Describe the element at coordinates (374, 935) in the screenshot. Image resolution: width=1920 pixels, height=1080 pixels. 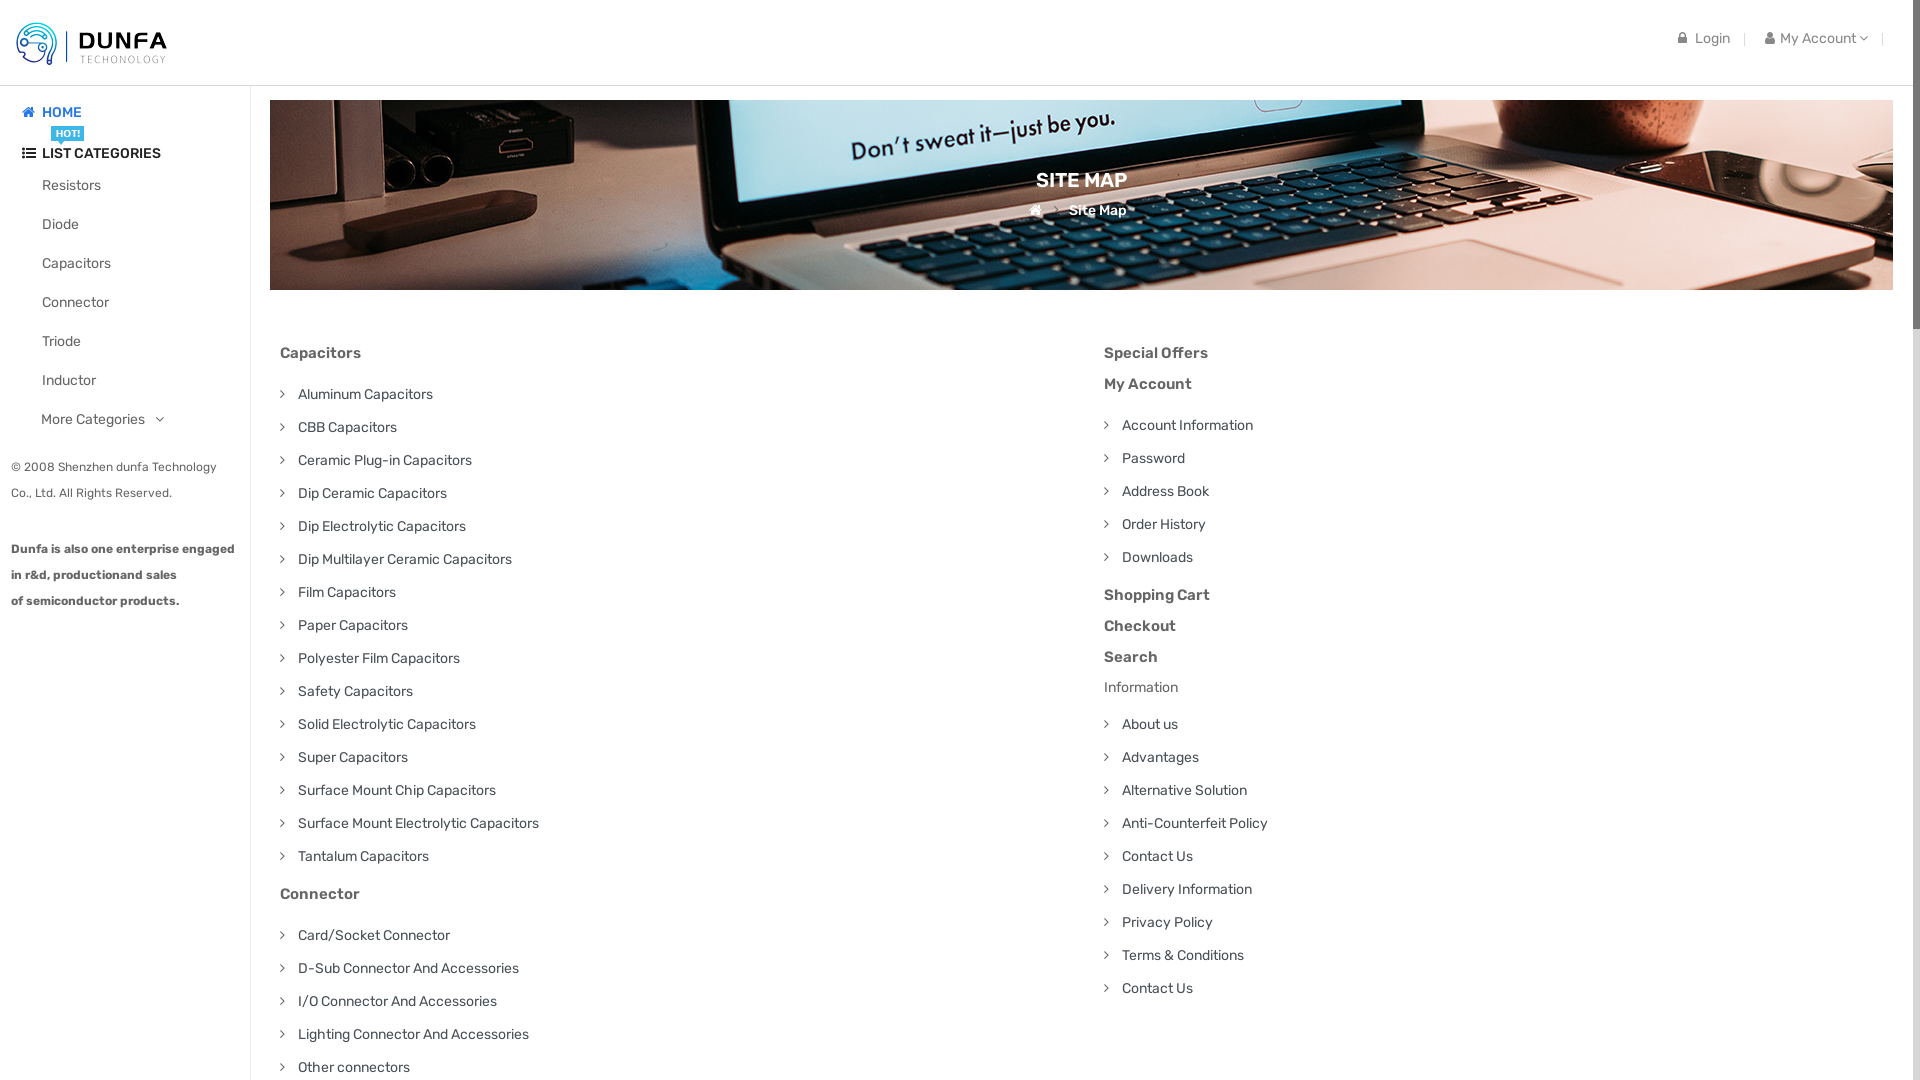
I see `'Card/Socket Connector'` at that location.